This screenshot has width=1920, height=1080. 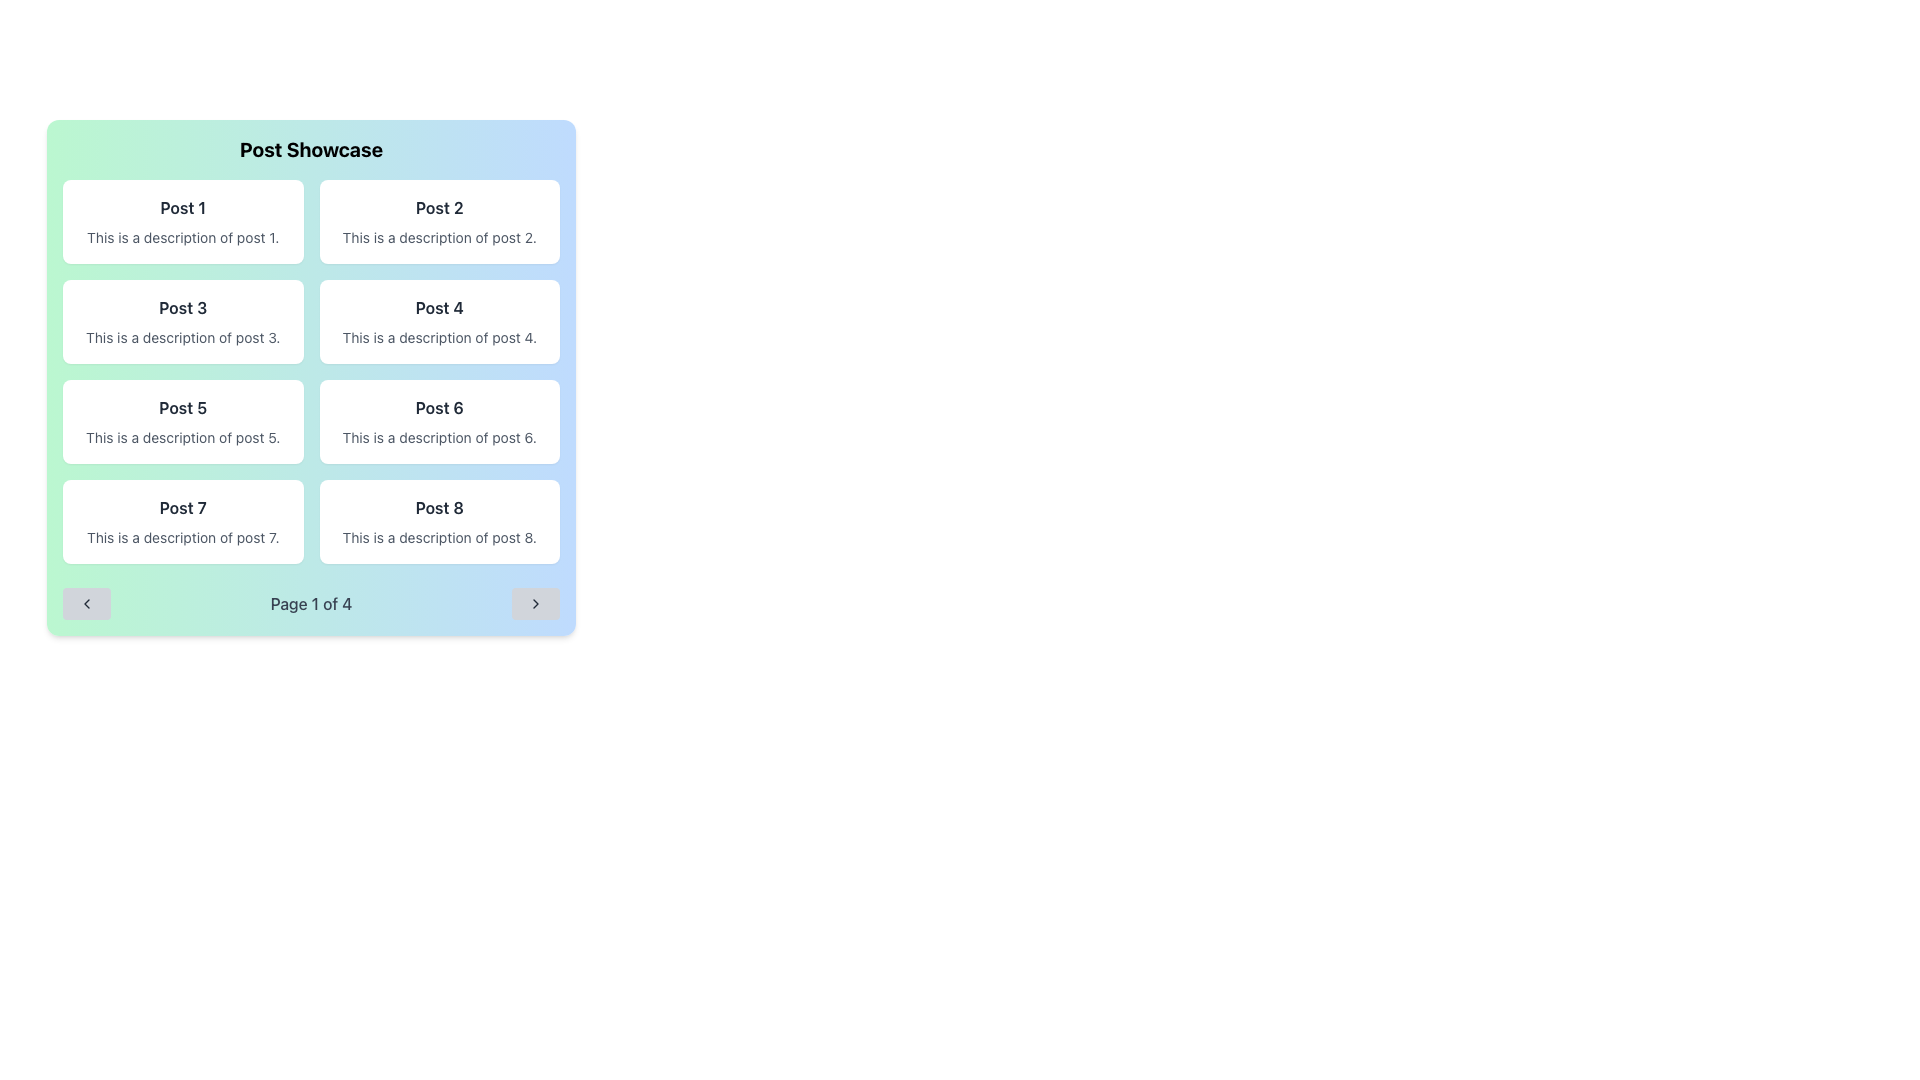 What do you see at coordinates (183, 536) in the screenshot?
I see `the Text label displaying 'This is a description of post 7.' which is styled in smaller, gray font and positioned beneath the header 'Post 7'` at bounding box center [183, 536].